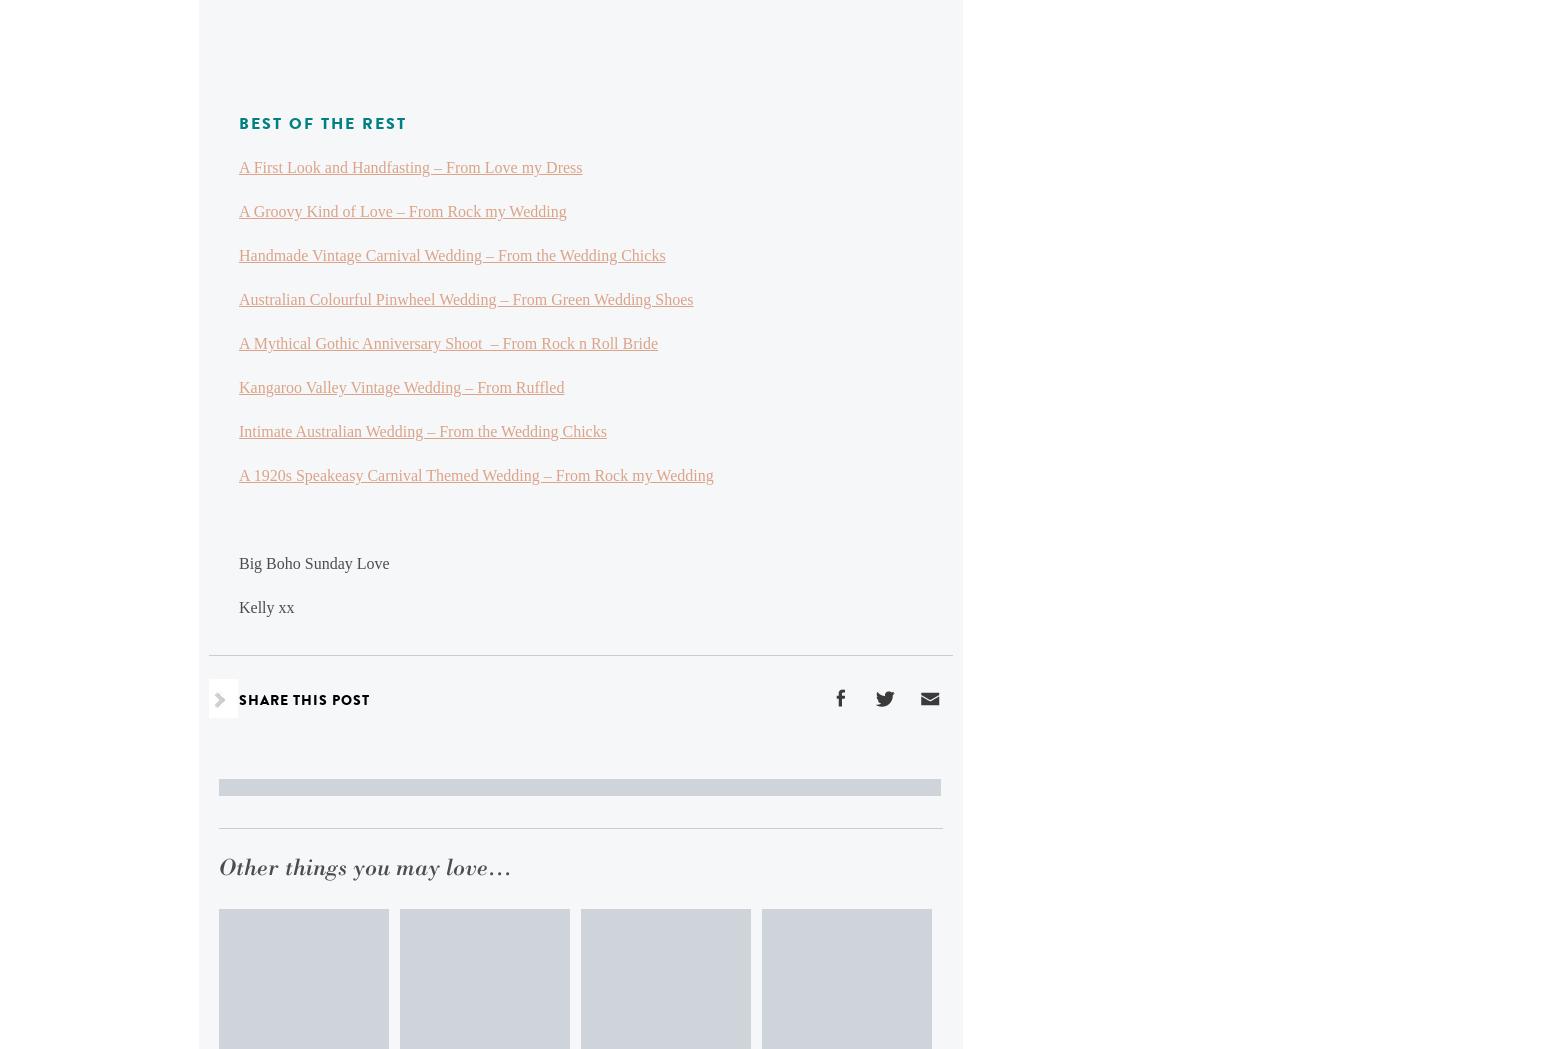  What do you see at coordinates (239, 475) in the screenshot?
I see `'A 1920s Speakeasy Carnival Themed Wedding – From Rock my Wedding'` at bounding box center [239, 475].